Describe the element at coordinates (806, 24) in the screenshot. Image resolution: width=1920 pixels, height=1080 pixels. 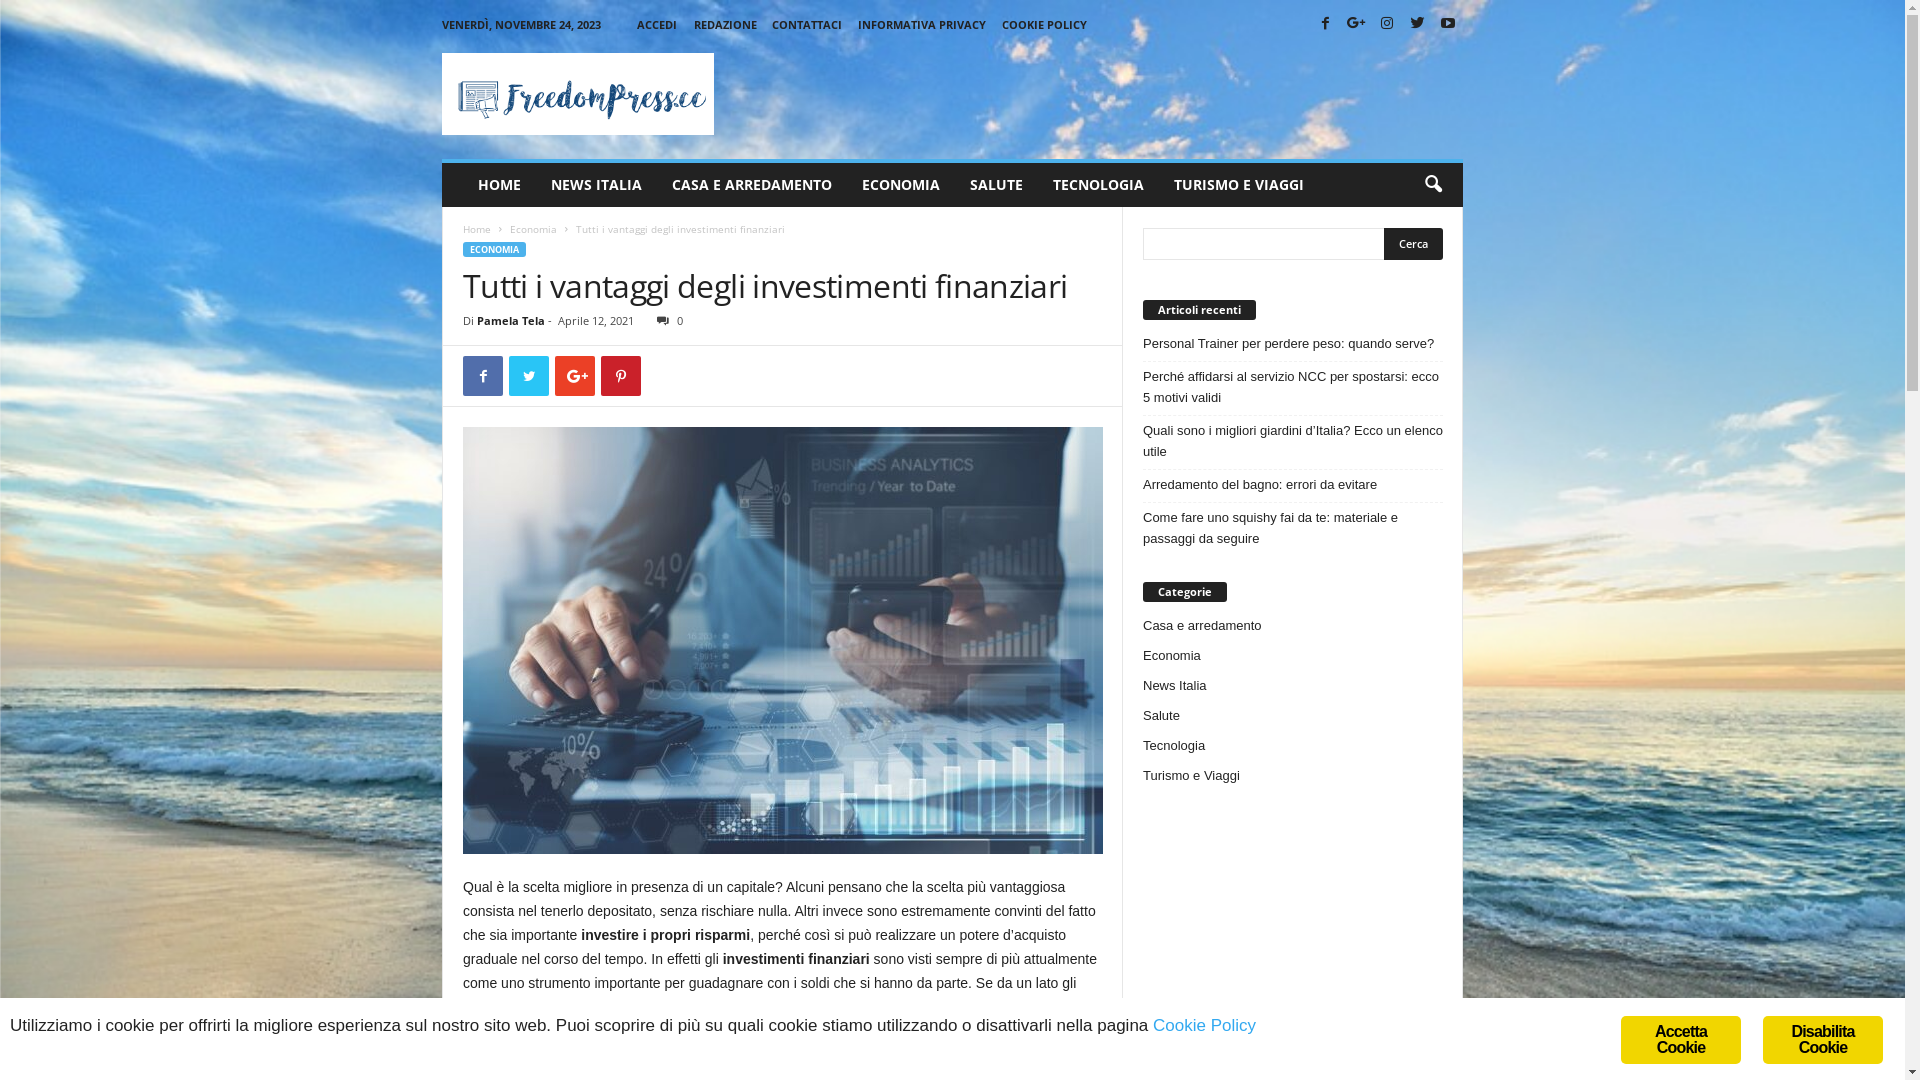
I see `'CONTATTACI'` at that location.